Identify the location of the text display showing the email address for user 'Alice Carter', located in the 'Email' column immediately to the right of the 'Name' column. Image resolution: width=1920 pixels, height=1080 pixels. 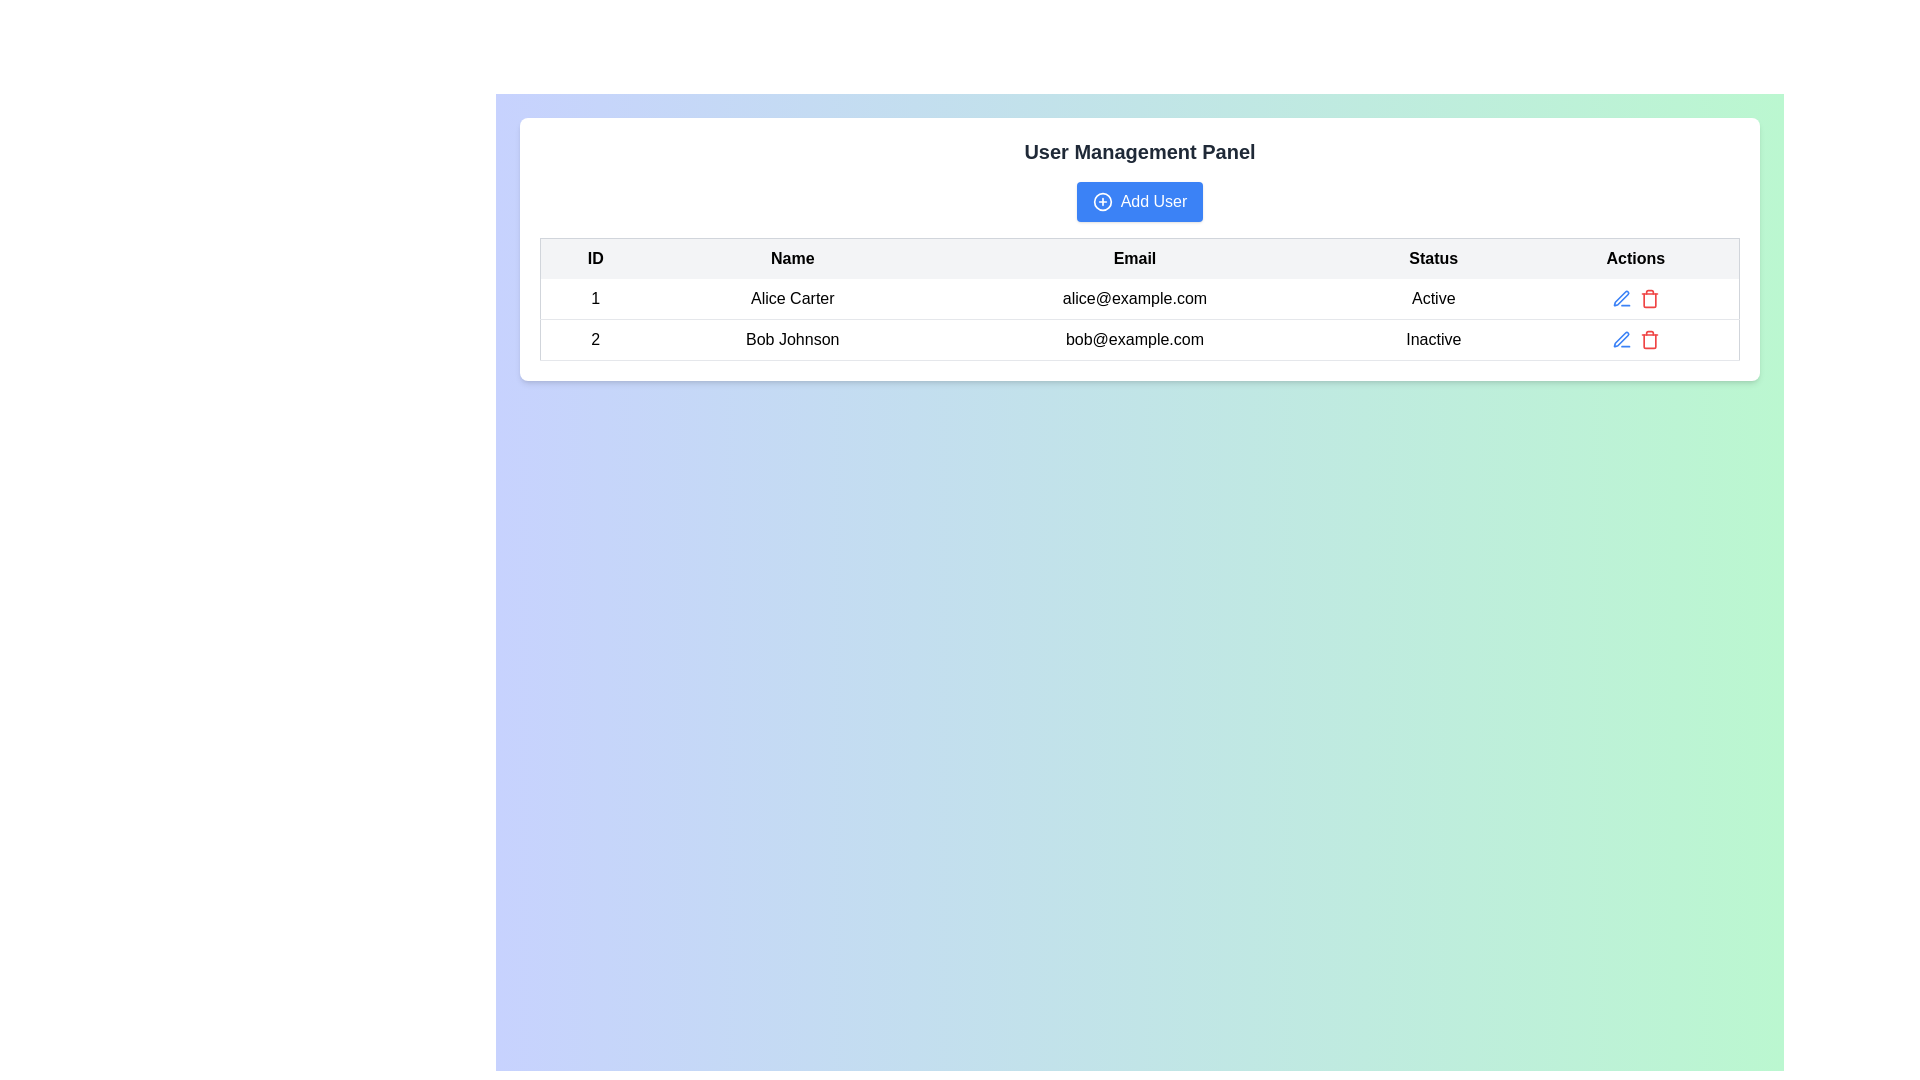
(1134, 299).